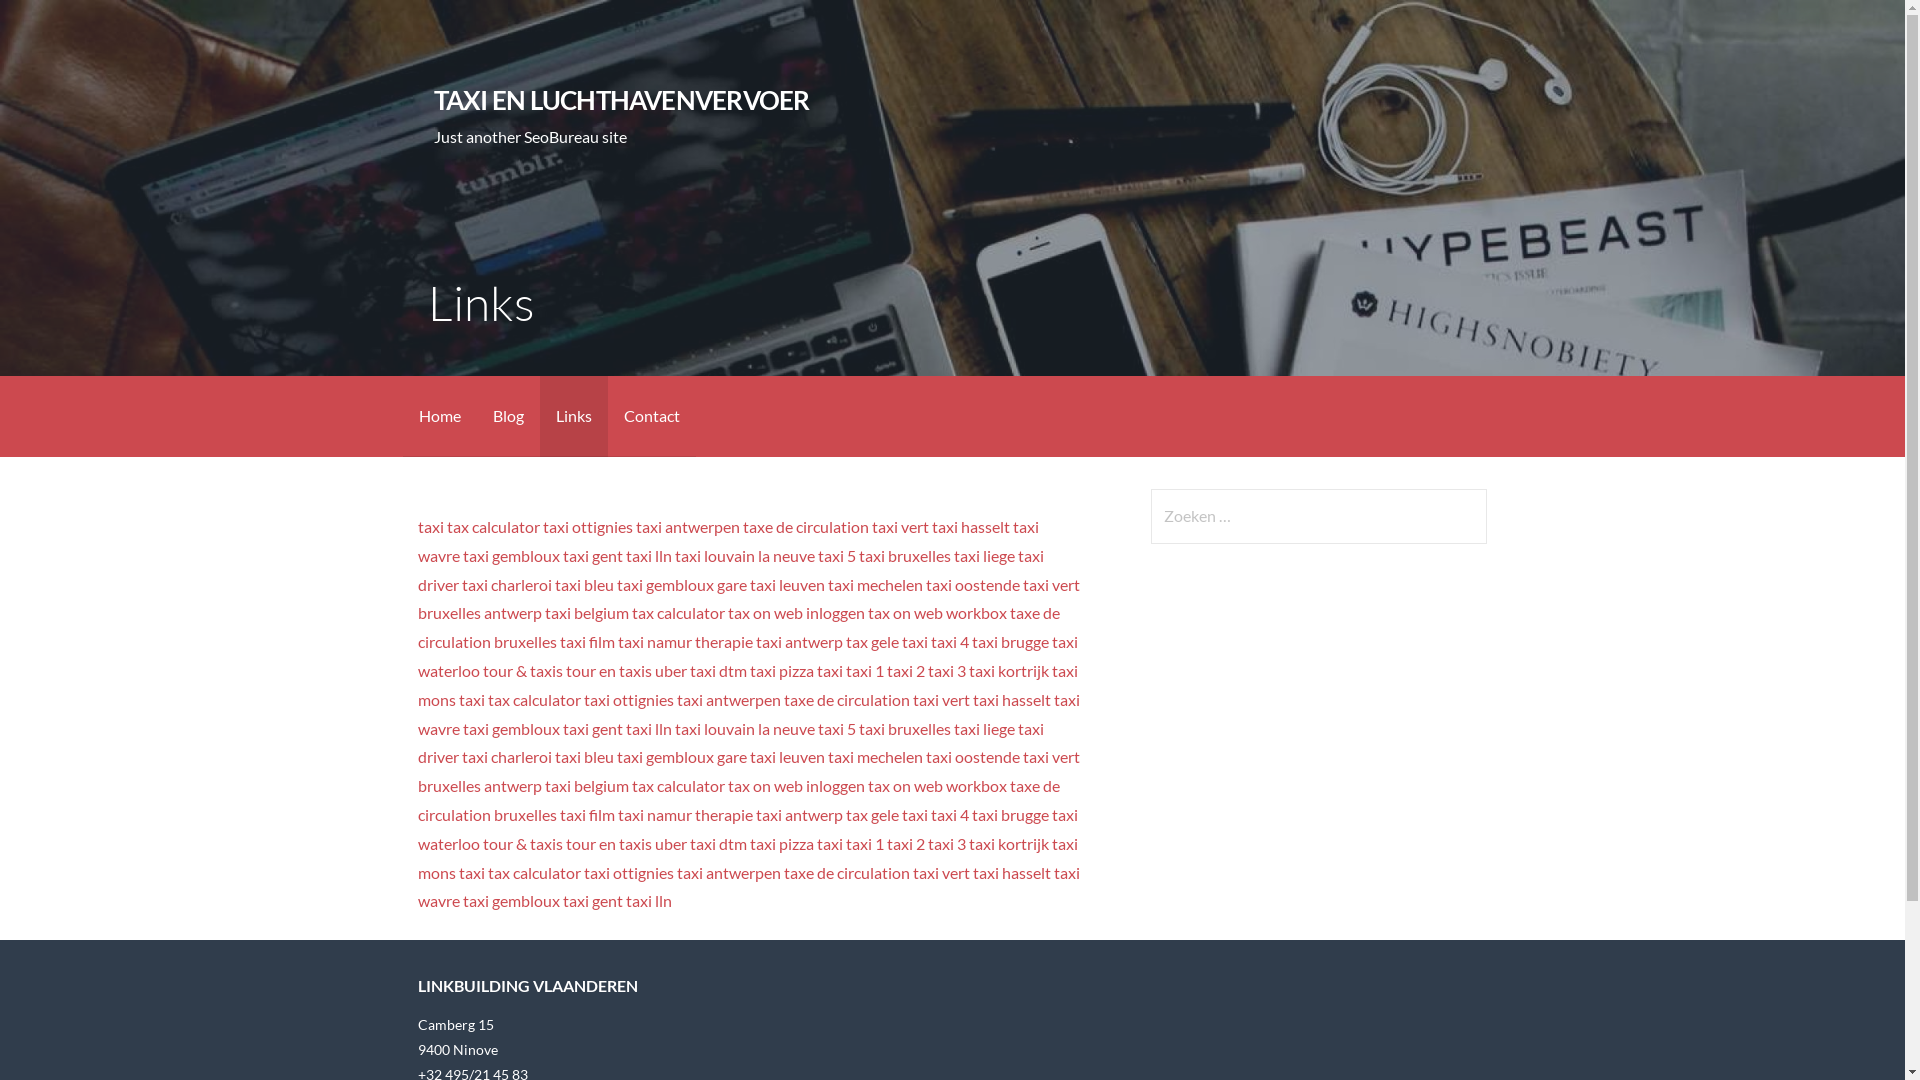 Image resolution: width=1920 pixels, height=1080 pixels. Describe the element at coordinates (836, 555) in the screenshot. I see `'taxi 5'` at that location.